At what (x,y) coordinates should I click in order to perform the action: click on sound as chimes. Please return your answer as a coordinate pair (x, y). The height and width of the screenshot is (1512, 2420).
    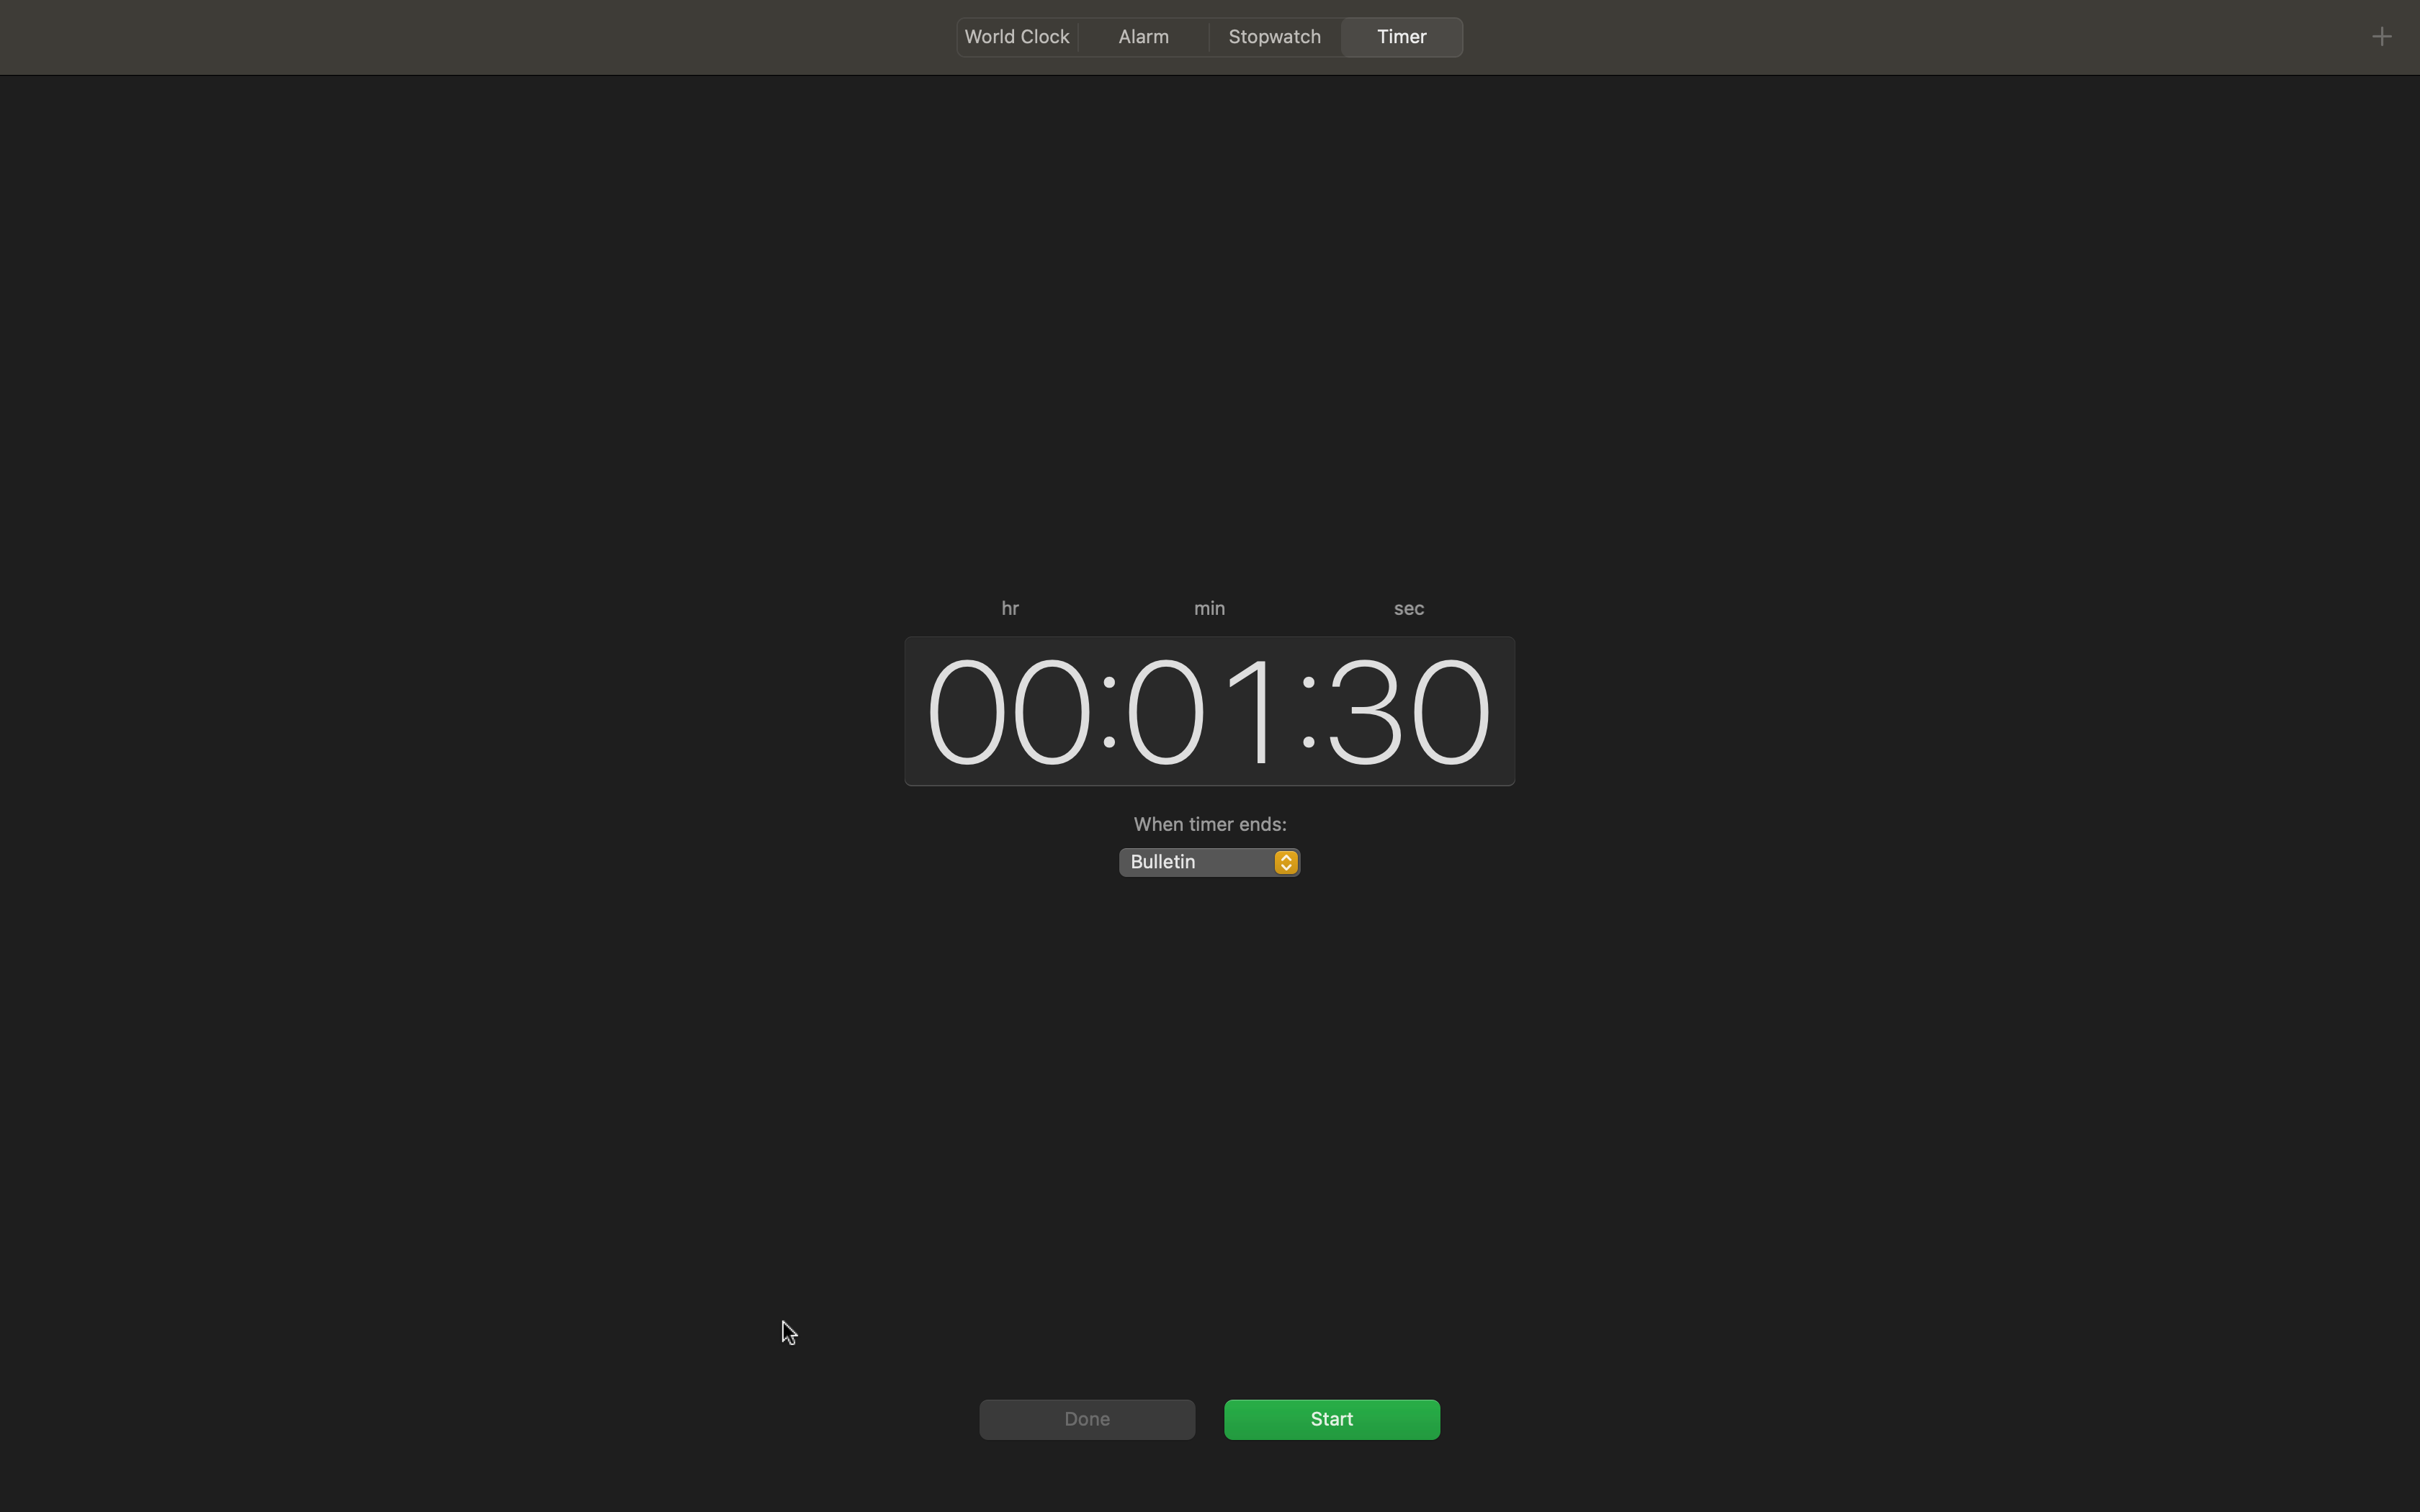
    Looking at the image, I should click on (1207, 860).